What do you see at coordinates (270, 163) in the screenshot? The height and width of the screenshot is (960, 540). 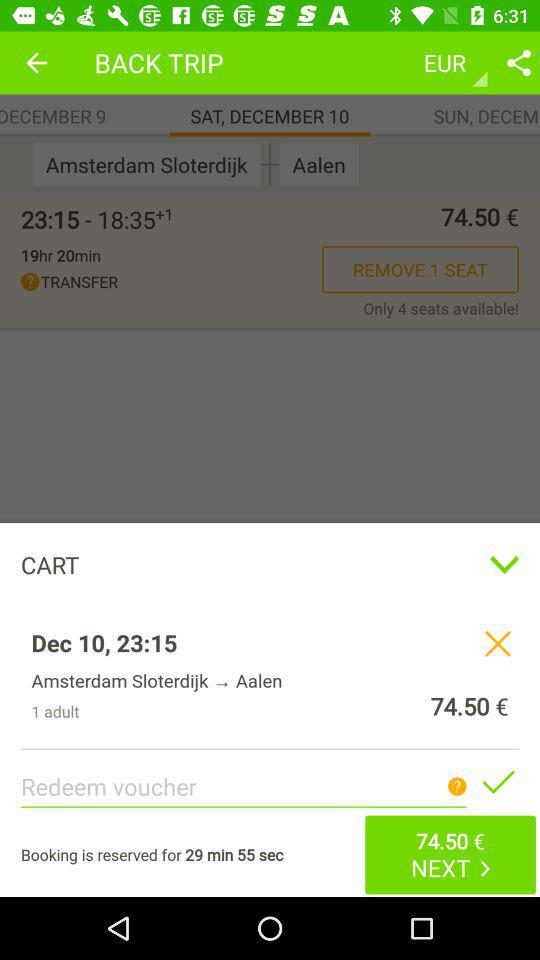 I see `icon below the sat, december 10 app` at bounding box center [270, 163].